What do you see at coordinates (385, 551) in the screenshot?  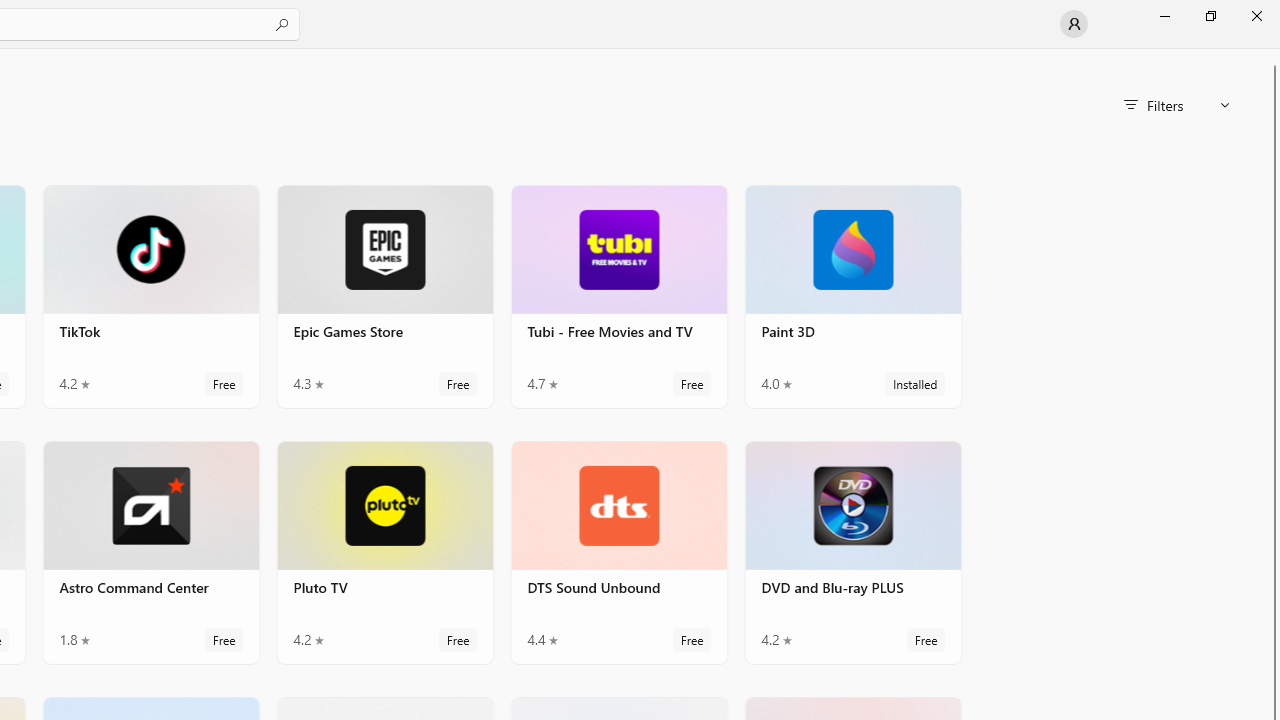 I see `'Pluto TV. Average rating of 4.2 out of five stars. Free  '` at bounding box center [385, 551].